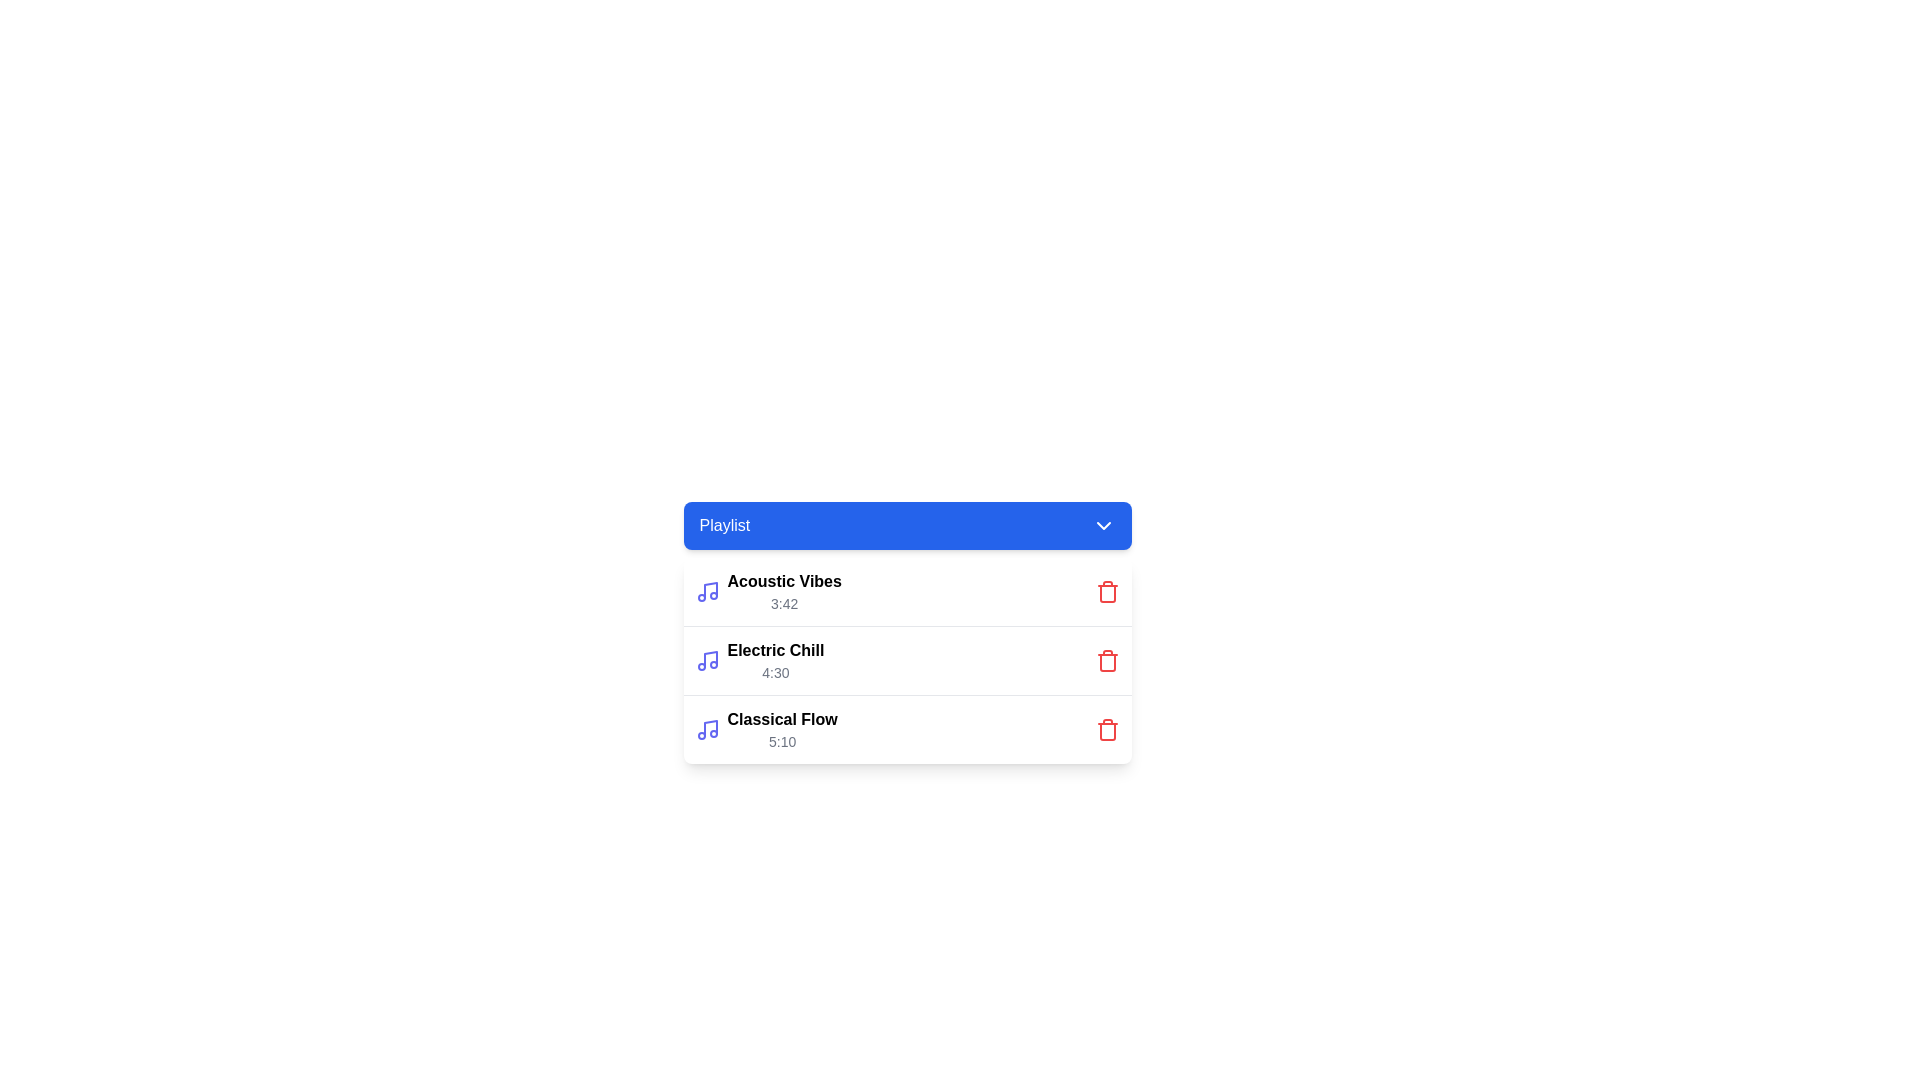 This screenshot has width=1920, height=1080. I want to click on the third item in the 'Playlist' dropdown menu, so click(906, 729).